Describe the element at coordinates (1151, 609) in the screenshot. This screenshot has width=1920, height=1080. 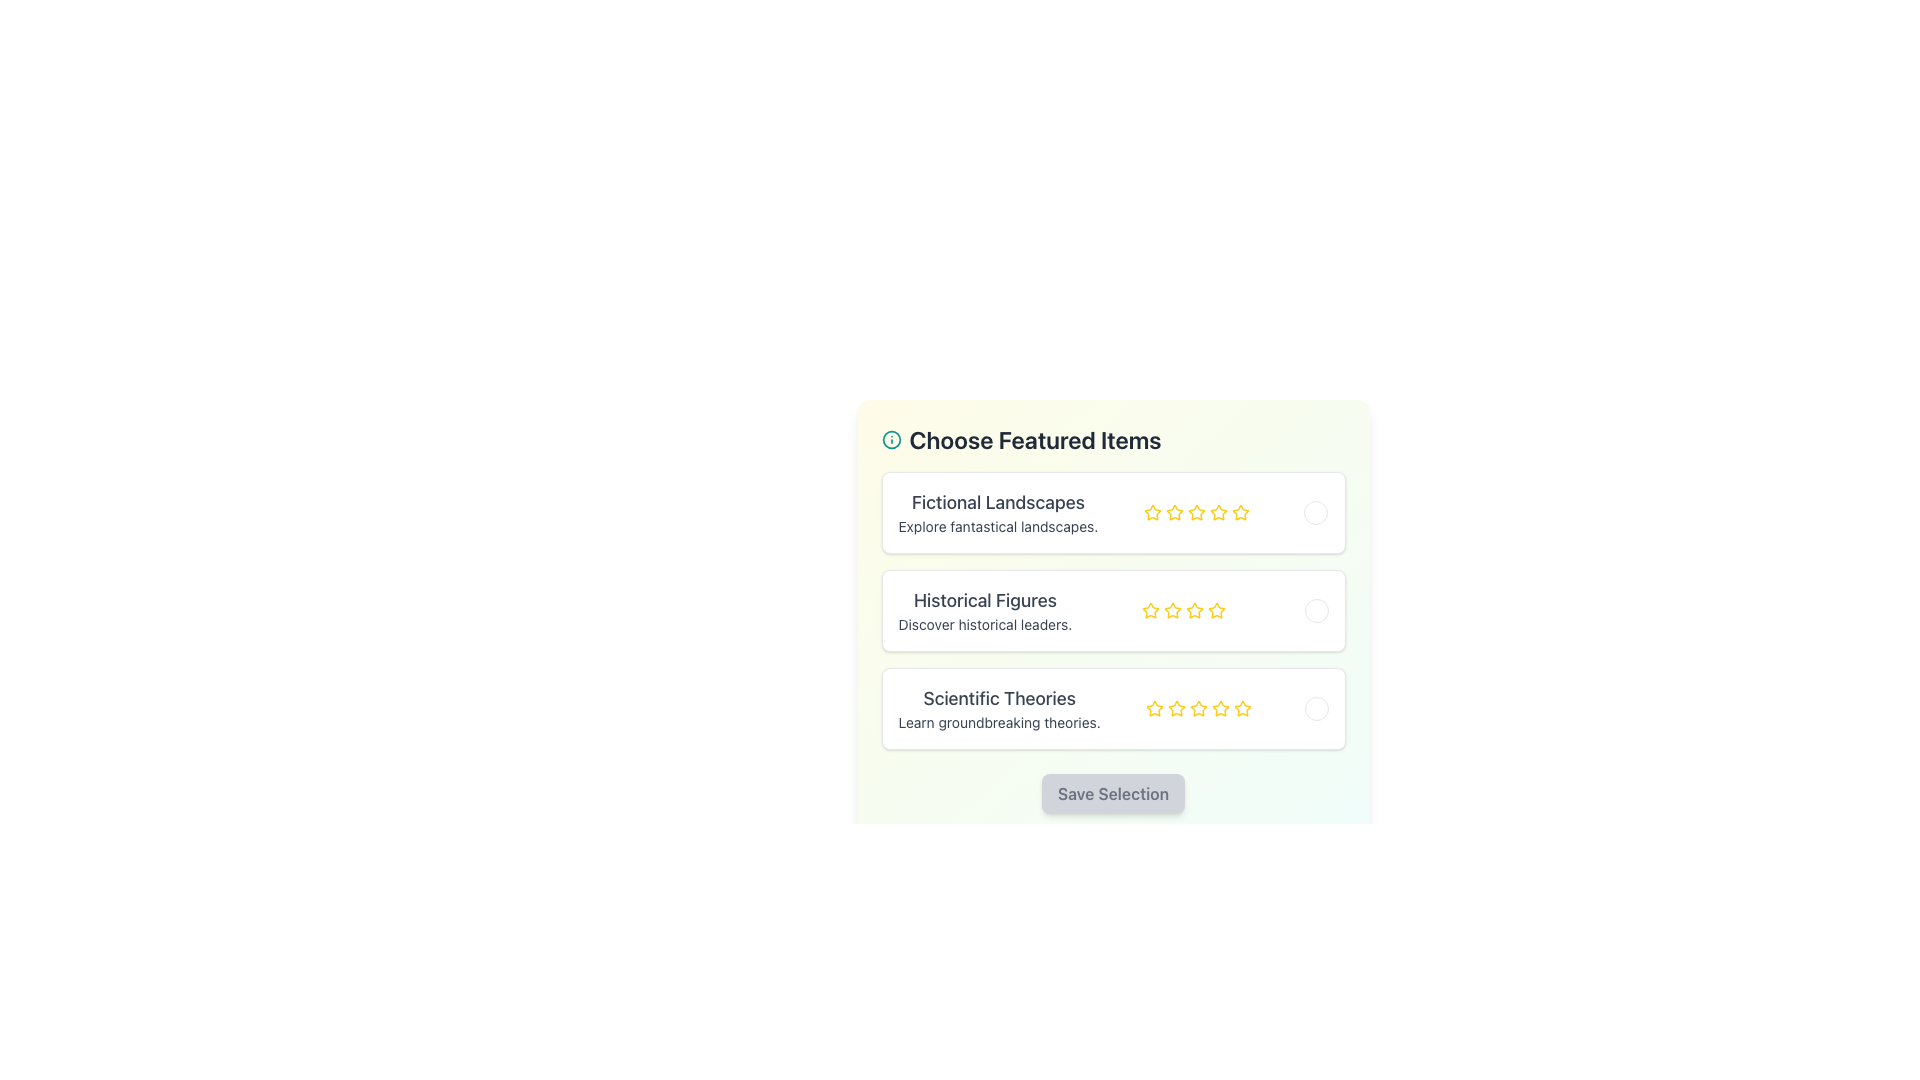
I see `the second yellow star in the rating indicator under the 'Historical Figures' section` at that location.